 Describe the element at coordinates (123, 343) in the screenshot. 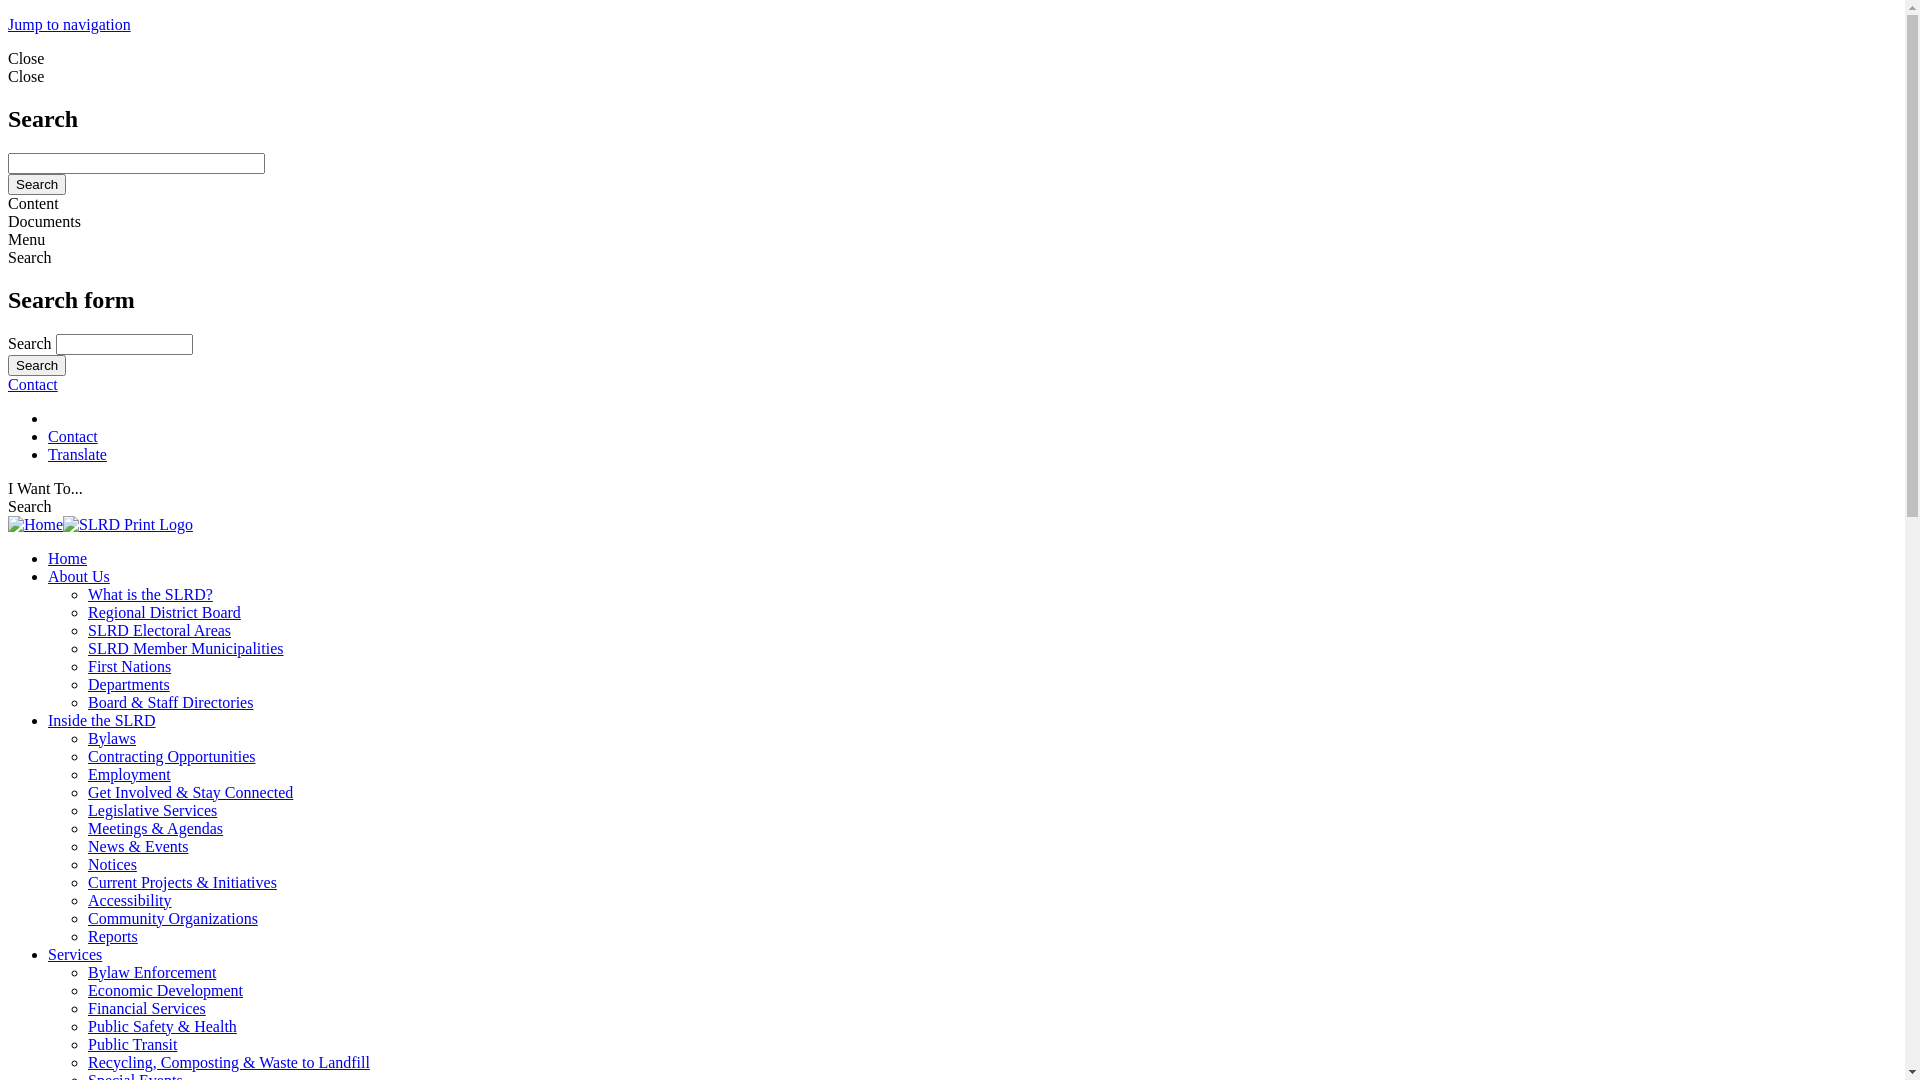

I see `'Enter the terms you wish to search for.'` at that location.